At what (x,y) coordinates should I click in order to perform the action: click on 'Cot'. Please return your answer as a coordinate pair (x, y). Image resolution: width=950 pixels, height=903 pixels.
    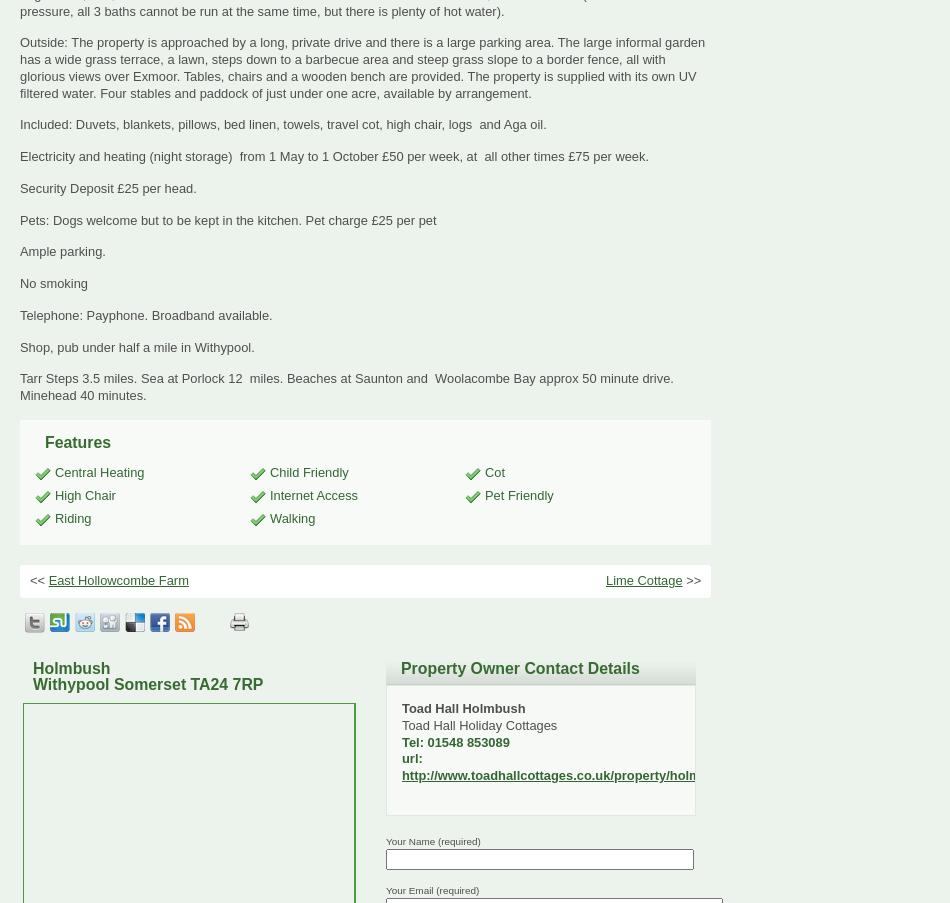
    Looking at the image, I should click on (484, 471).